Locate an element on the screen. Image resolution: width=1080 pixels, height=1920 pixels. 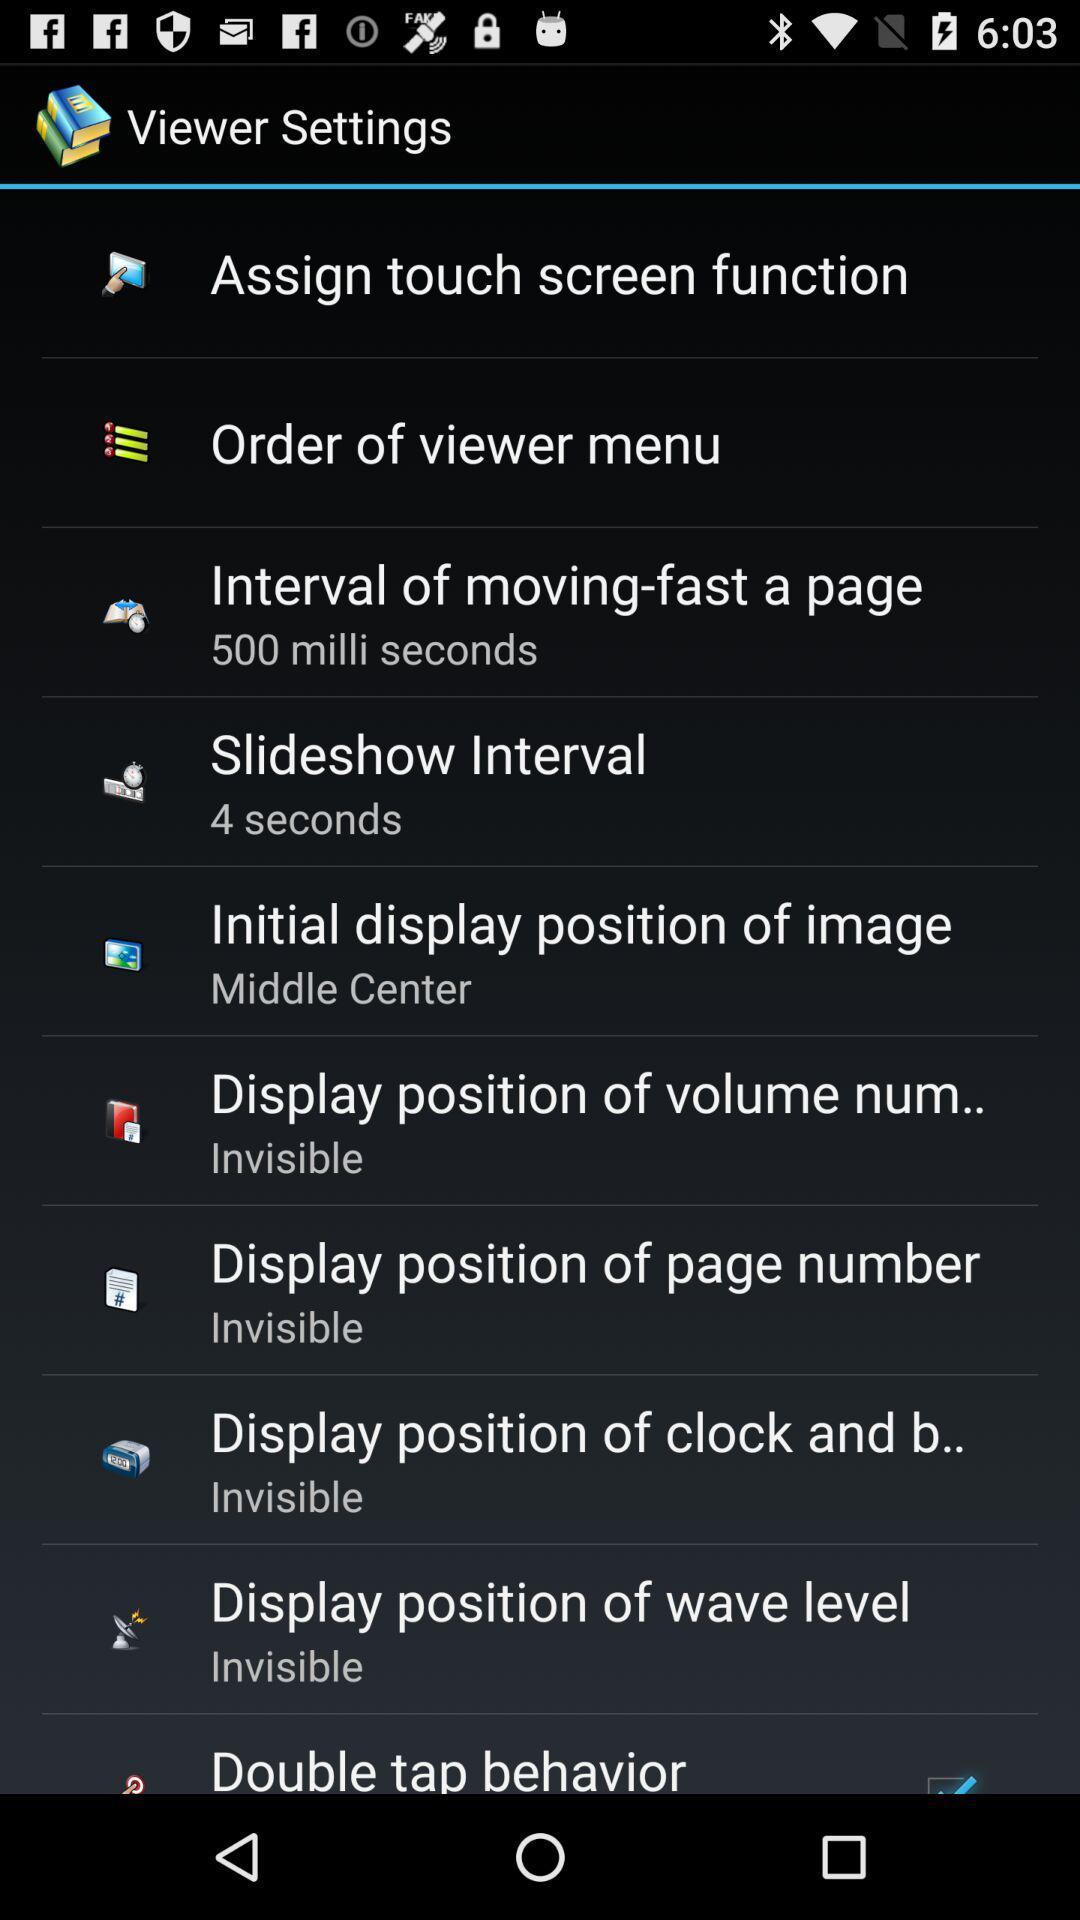
second icon of the viewer settings is located at coordinates (126, 441).